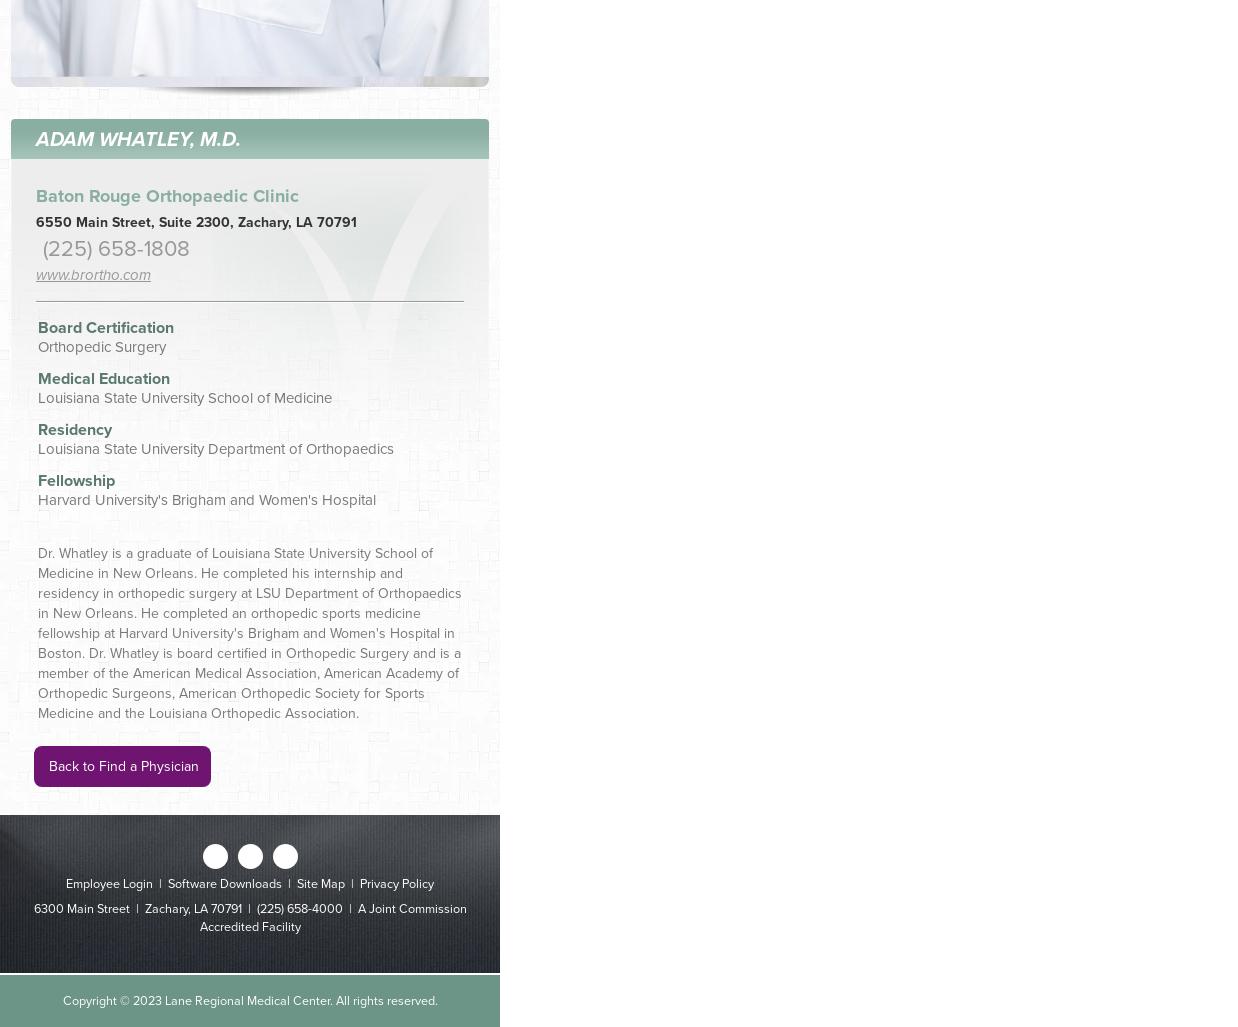 The height and width of the screenshot is (1027, 1238). What do you see at coordinates (37, 378) in the screenshot?
I see `'Medical Education'` at bounding box center [37, 378].